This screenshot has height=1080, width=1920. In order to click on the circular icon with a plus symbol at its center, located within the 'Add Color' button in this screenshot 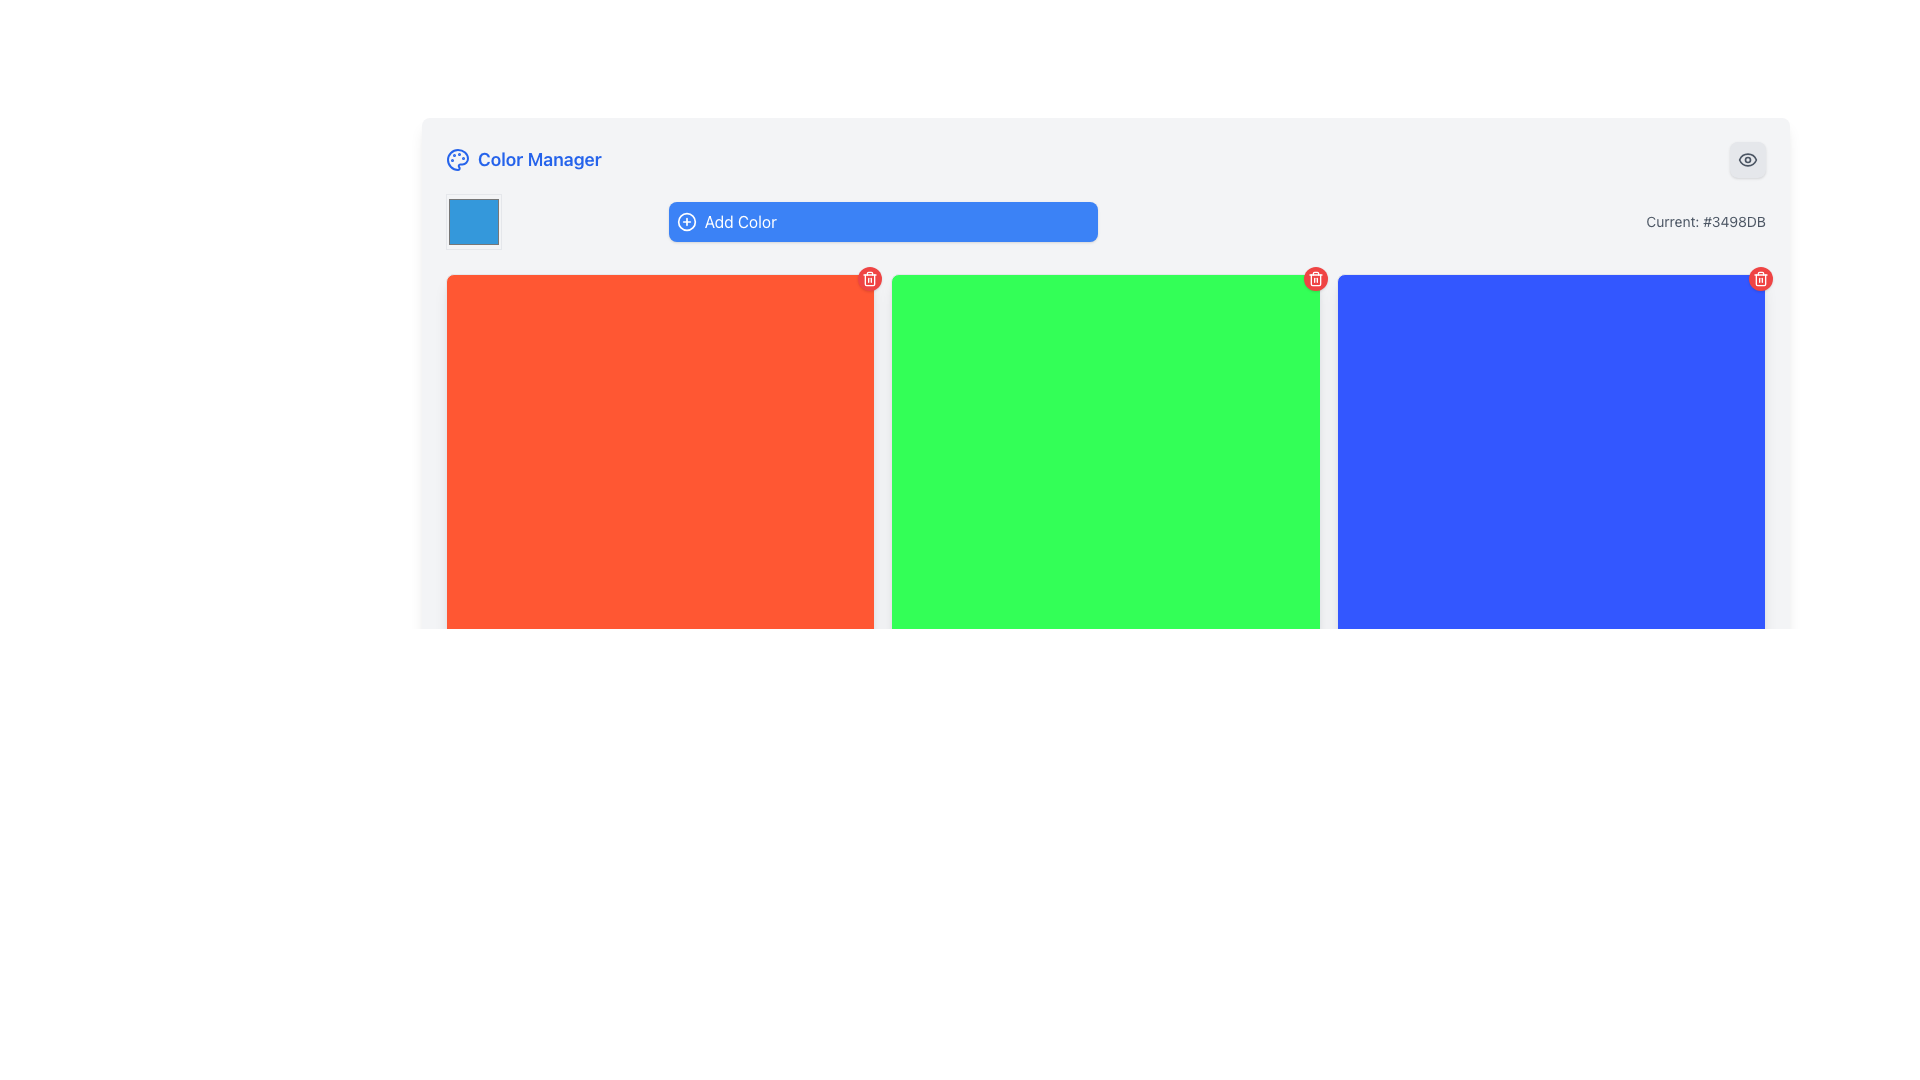, I will do `click(686, 222)`.